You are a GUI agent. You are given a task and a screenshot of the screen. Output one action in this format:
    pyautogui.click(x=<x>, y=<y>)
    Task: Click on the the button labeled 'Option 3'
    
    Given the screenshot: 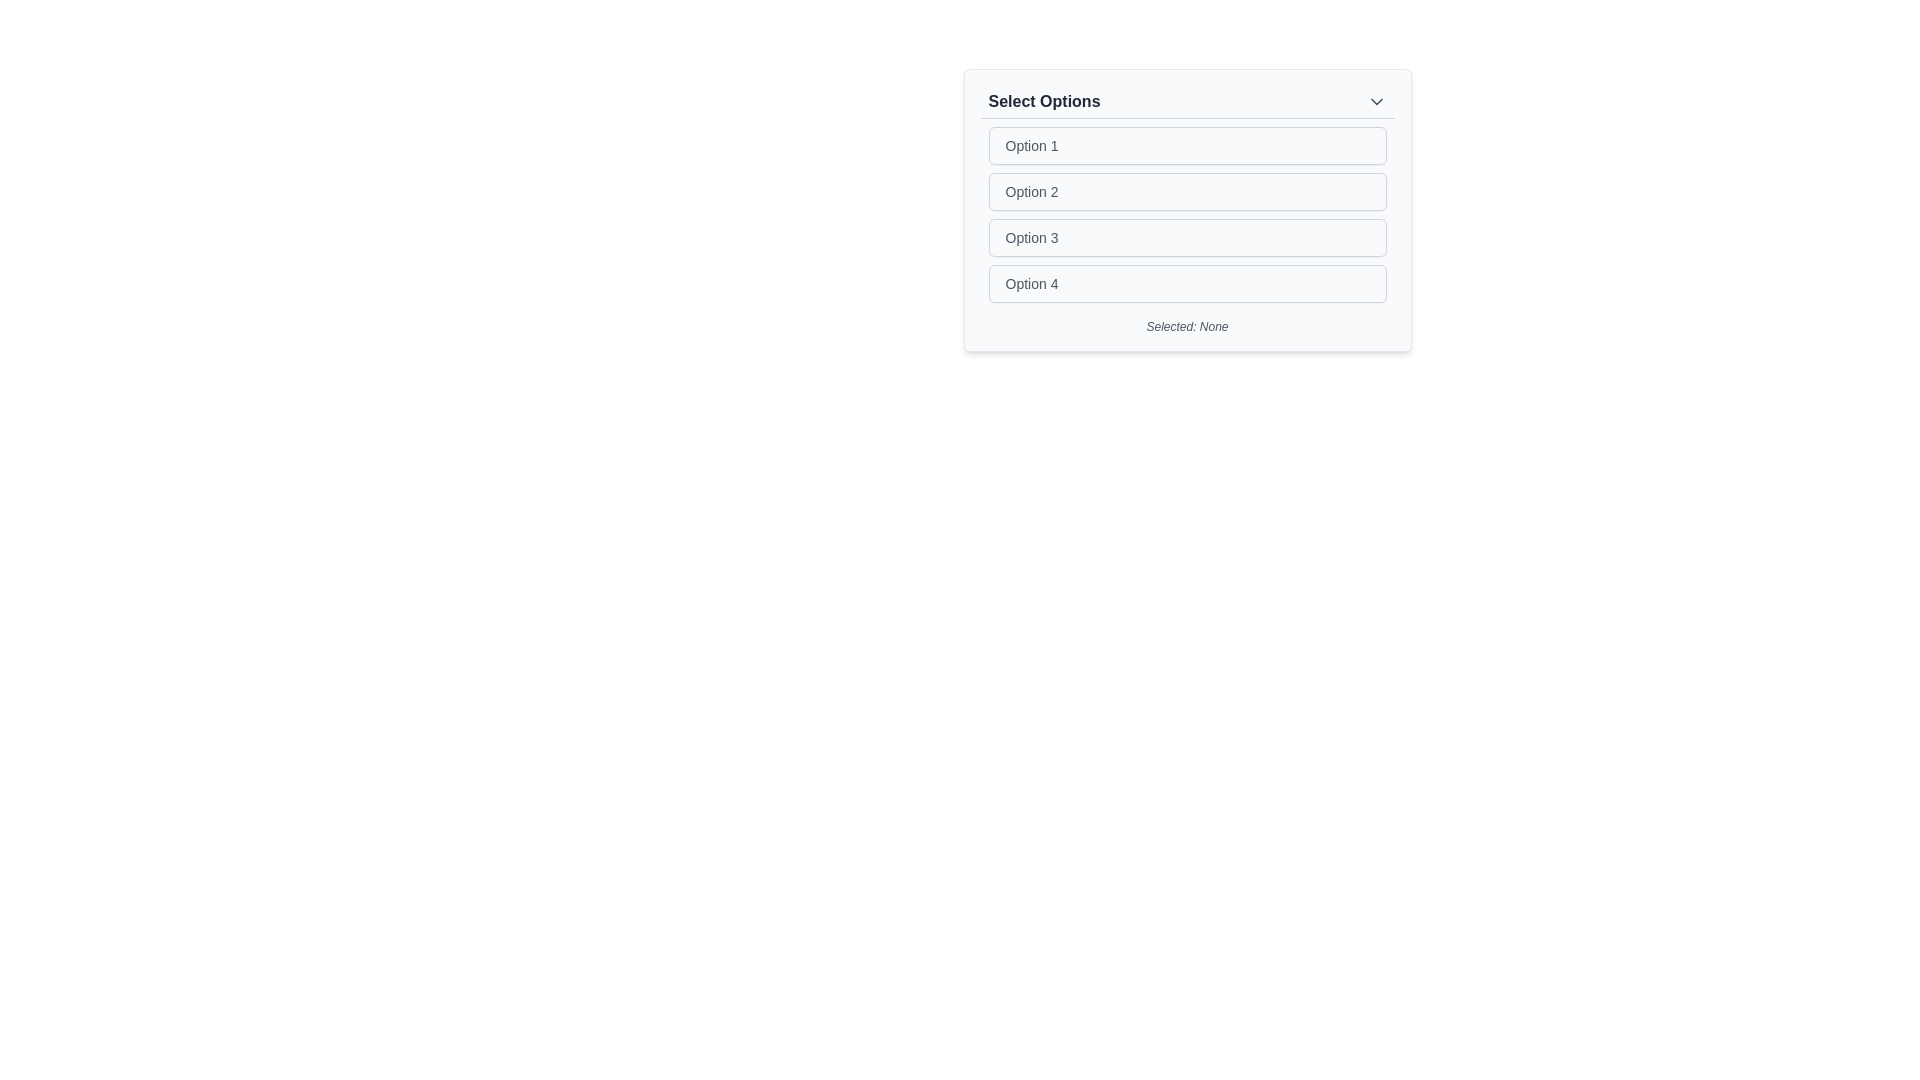 What is the action you would take?
    pyautogui.click(x=1187, y=237)
    